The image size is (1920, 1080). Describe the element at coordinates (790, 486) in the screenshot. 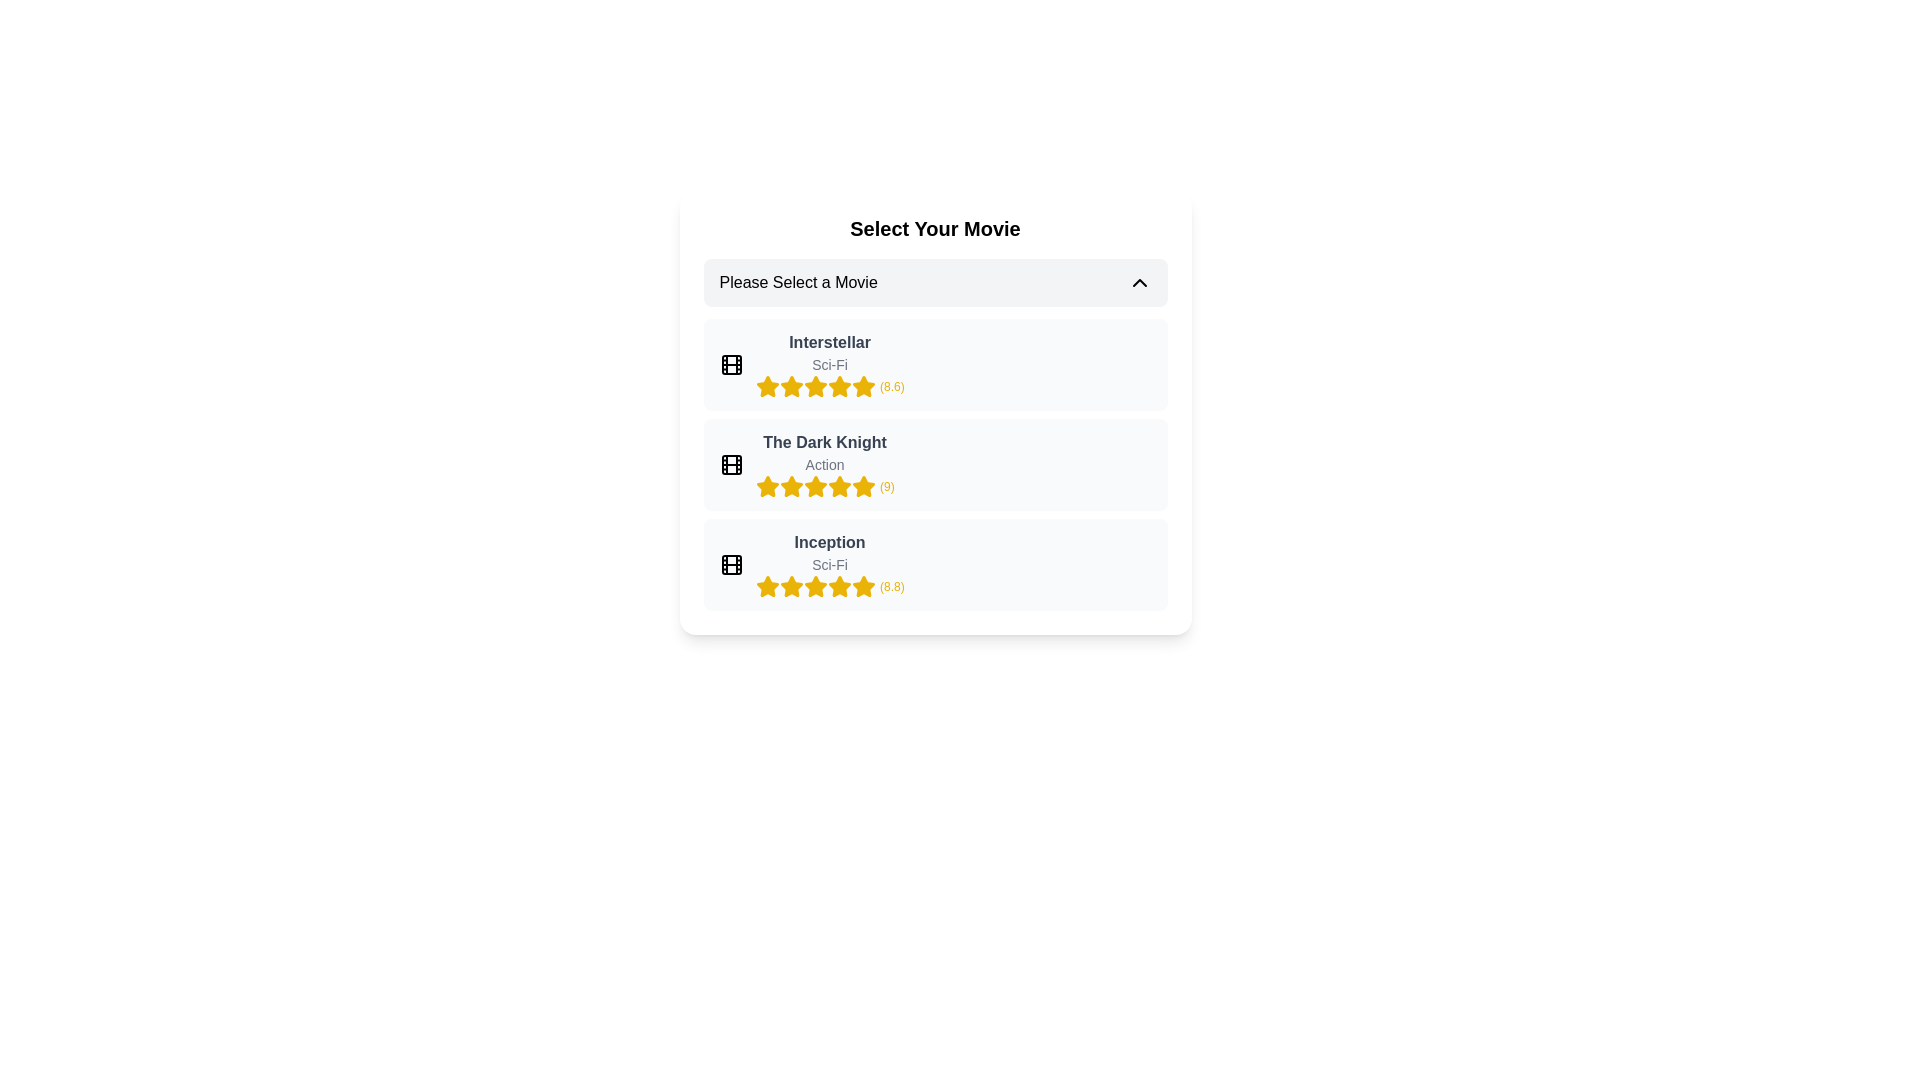

I see `the third gold star icon in the five-star rating sequence for the movie 'The Dark Knight'` at that location.